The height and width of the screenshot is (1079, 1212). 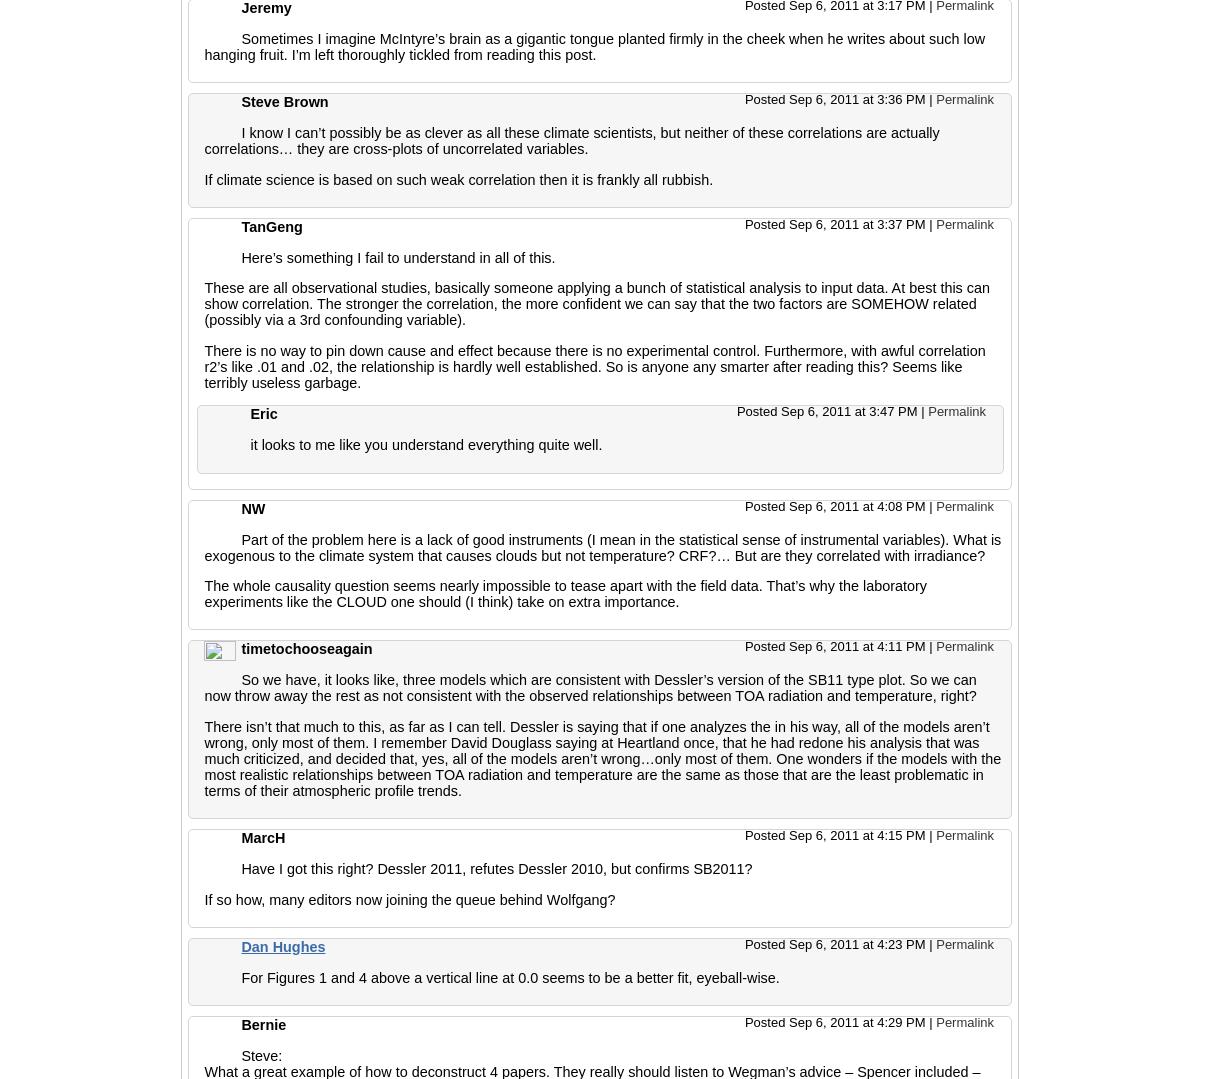 I want to click on 'Posted Sep 6, 2011 at 3:37 PM', so click(x=744, y=223).